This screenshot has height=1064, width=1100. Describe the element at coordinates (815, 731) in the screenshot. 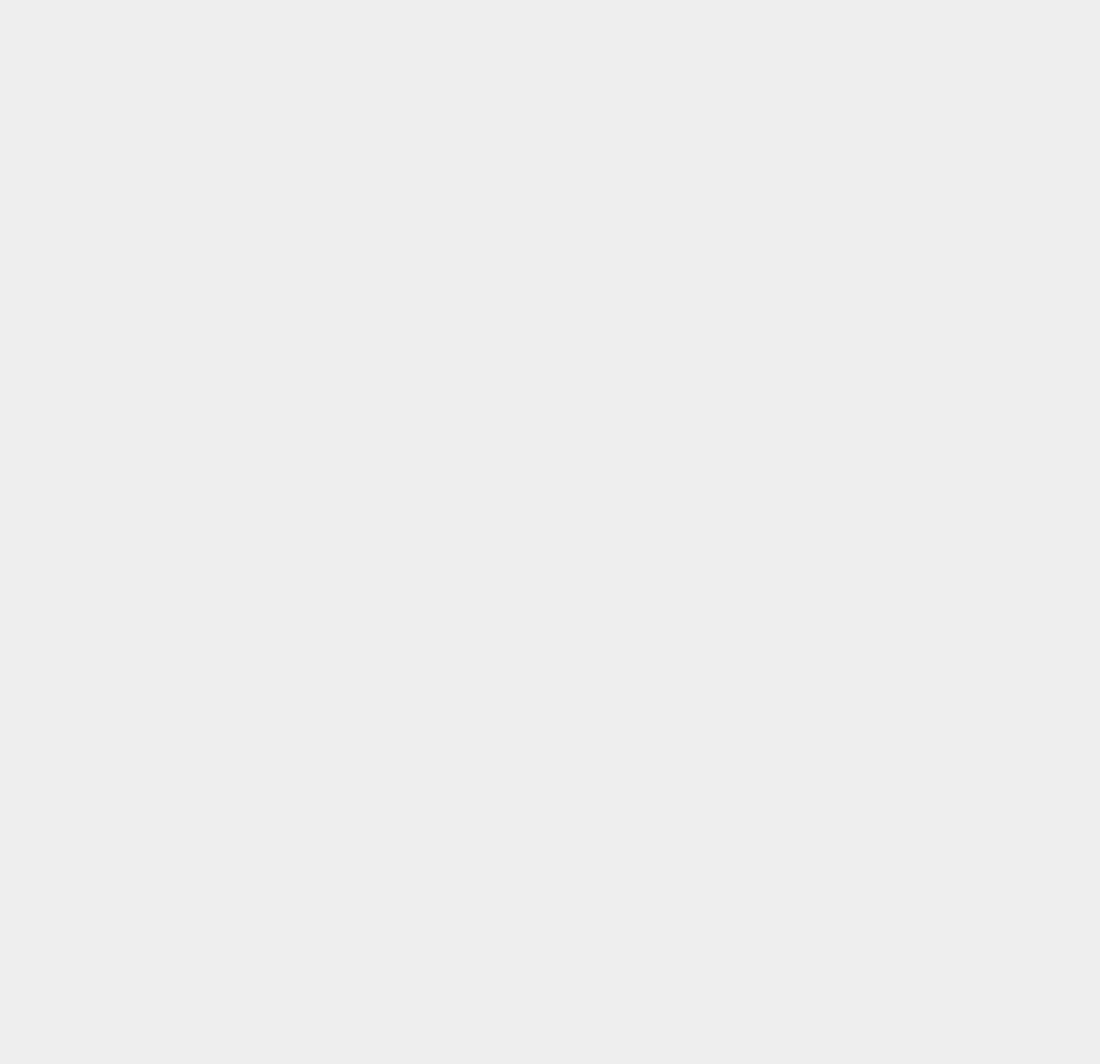

I see `'Google Map'` at that location.